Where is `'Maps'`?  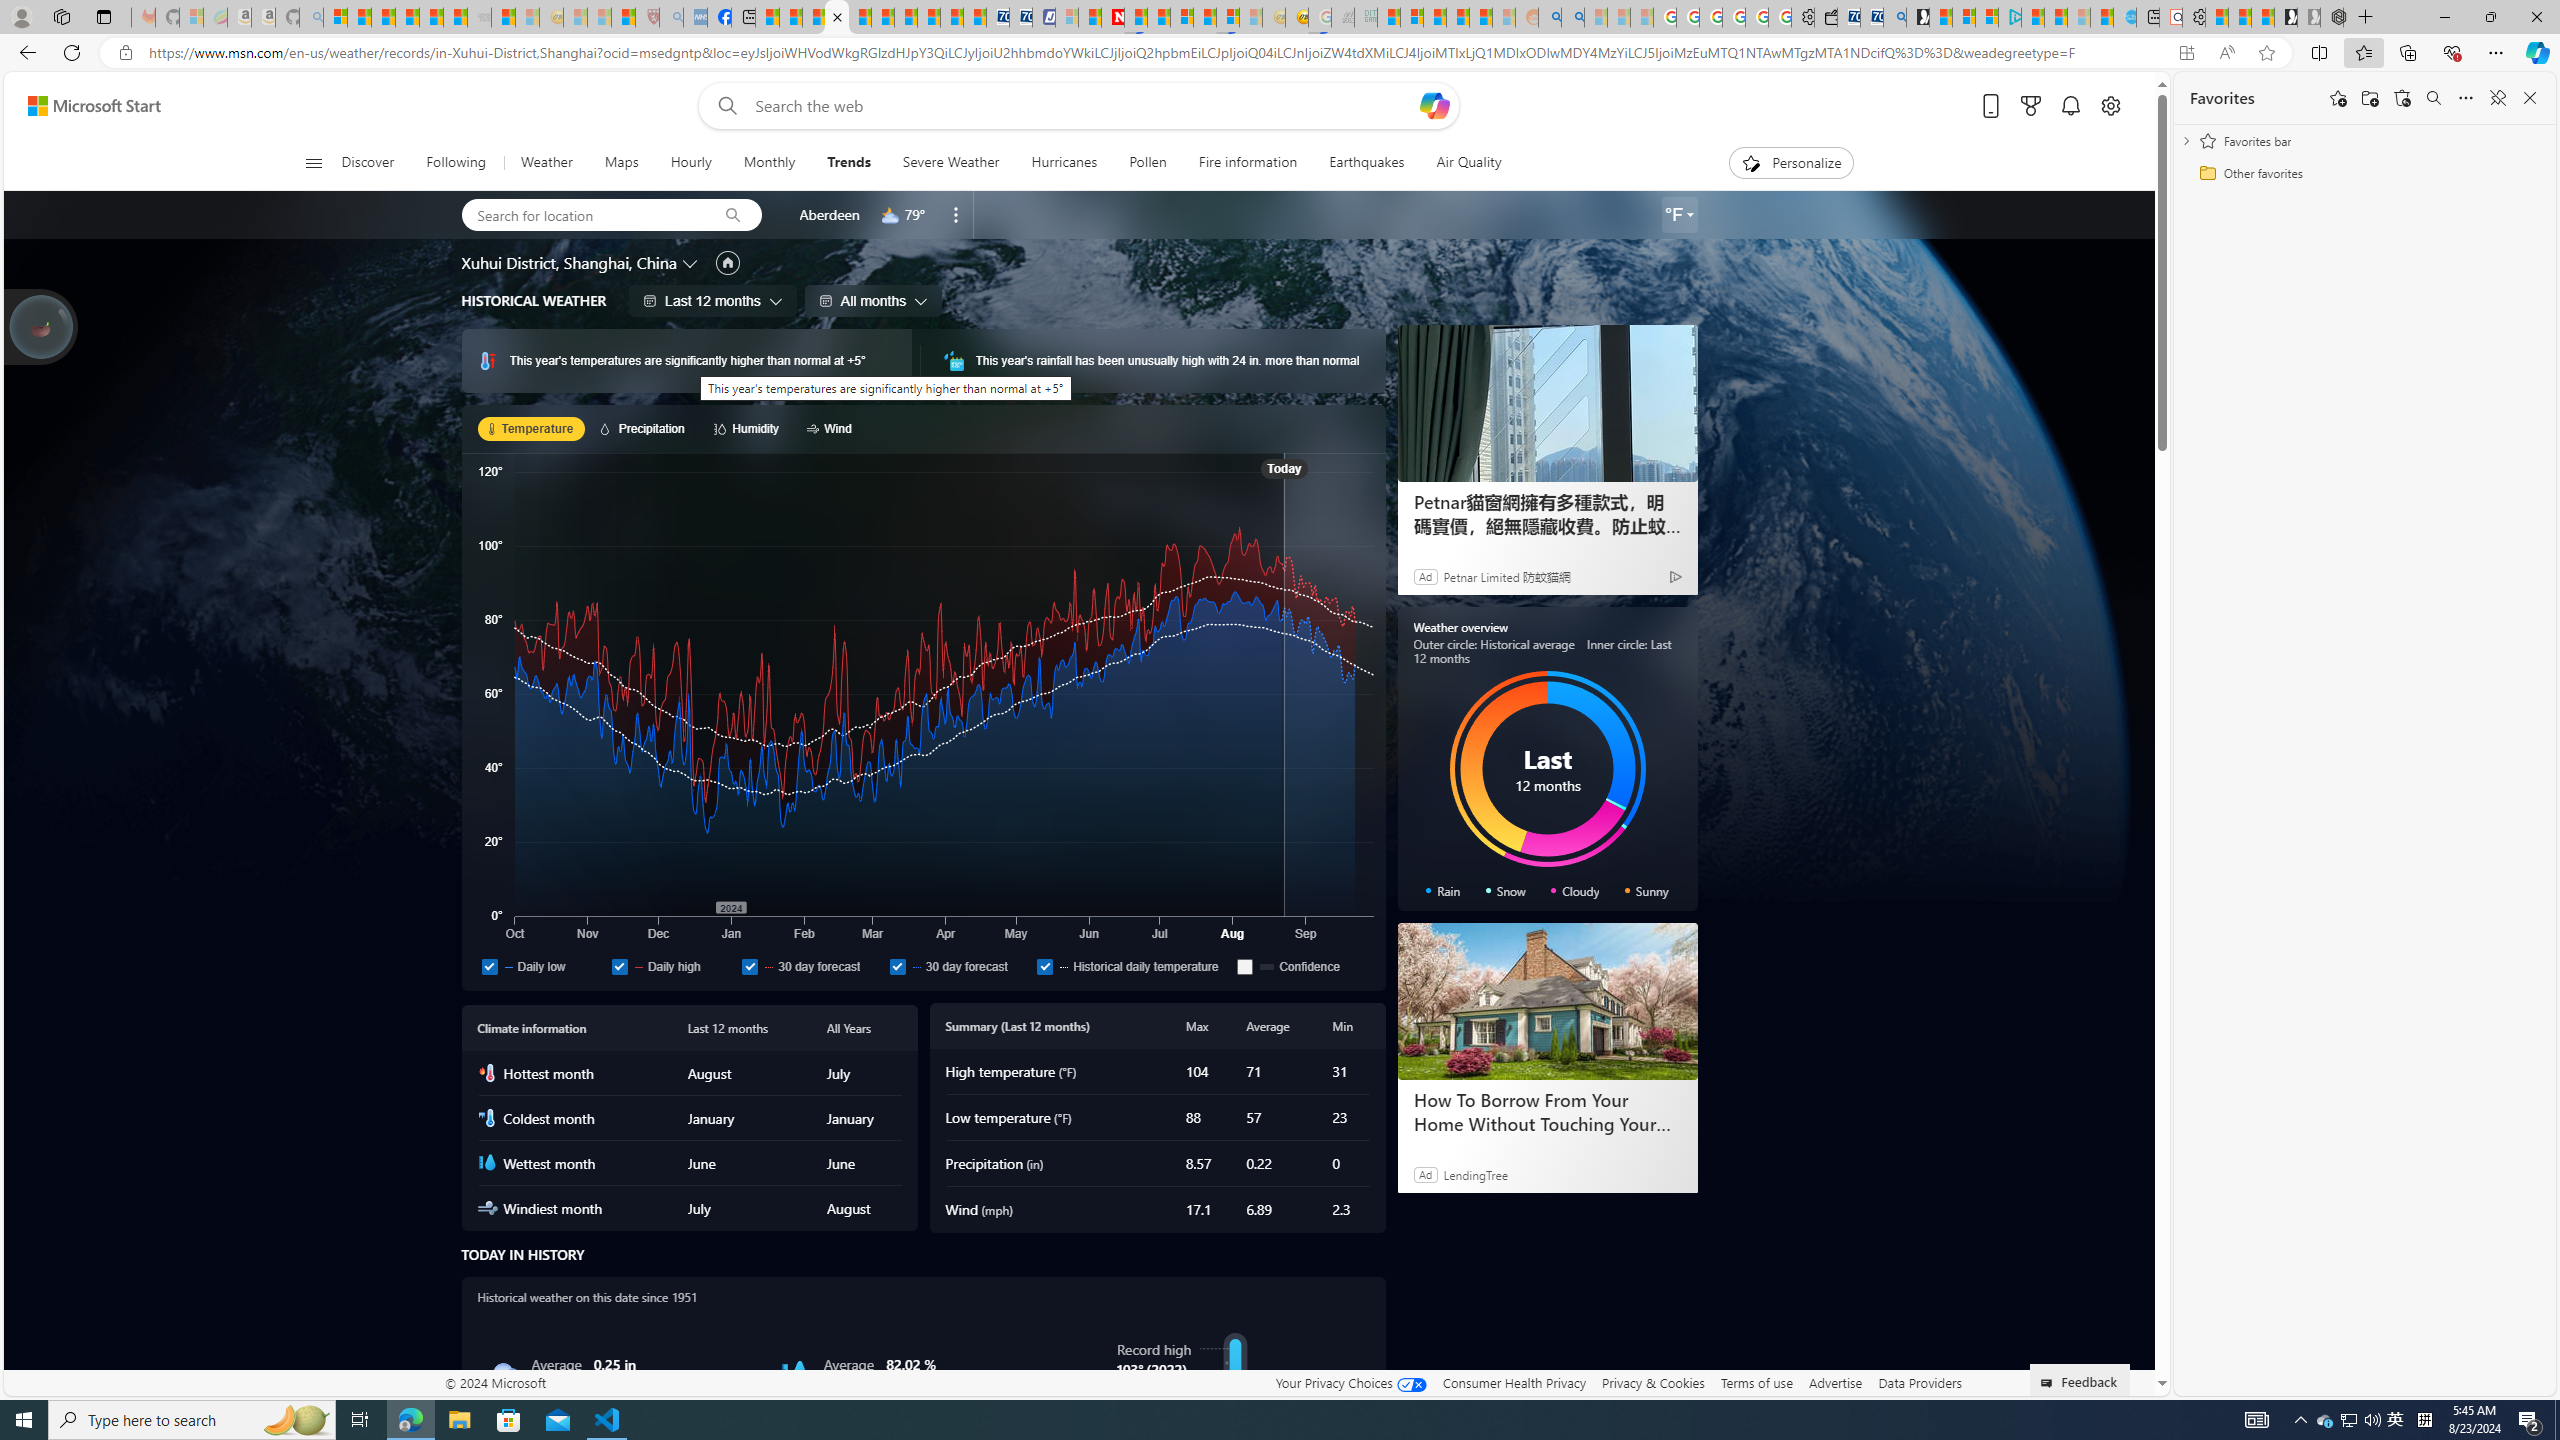
'Maps' is located at coordinates (621, 162).